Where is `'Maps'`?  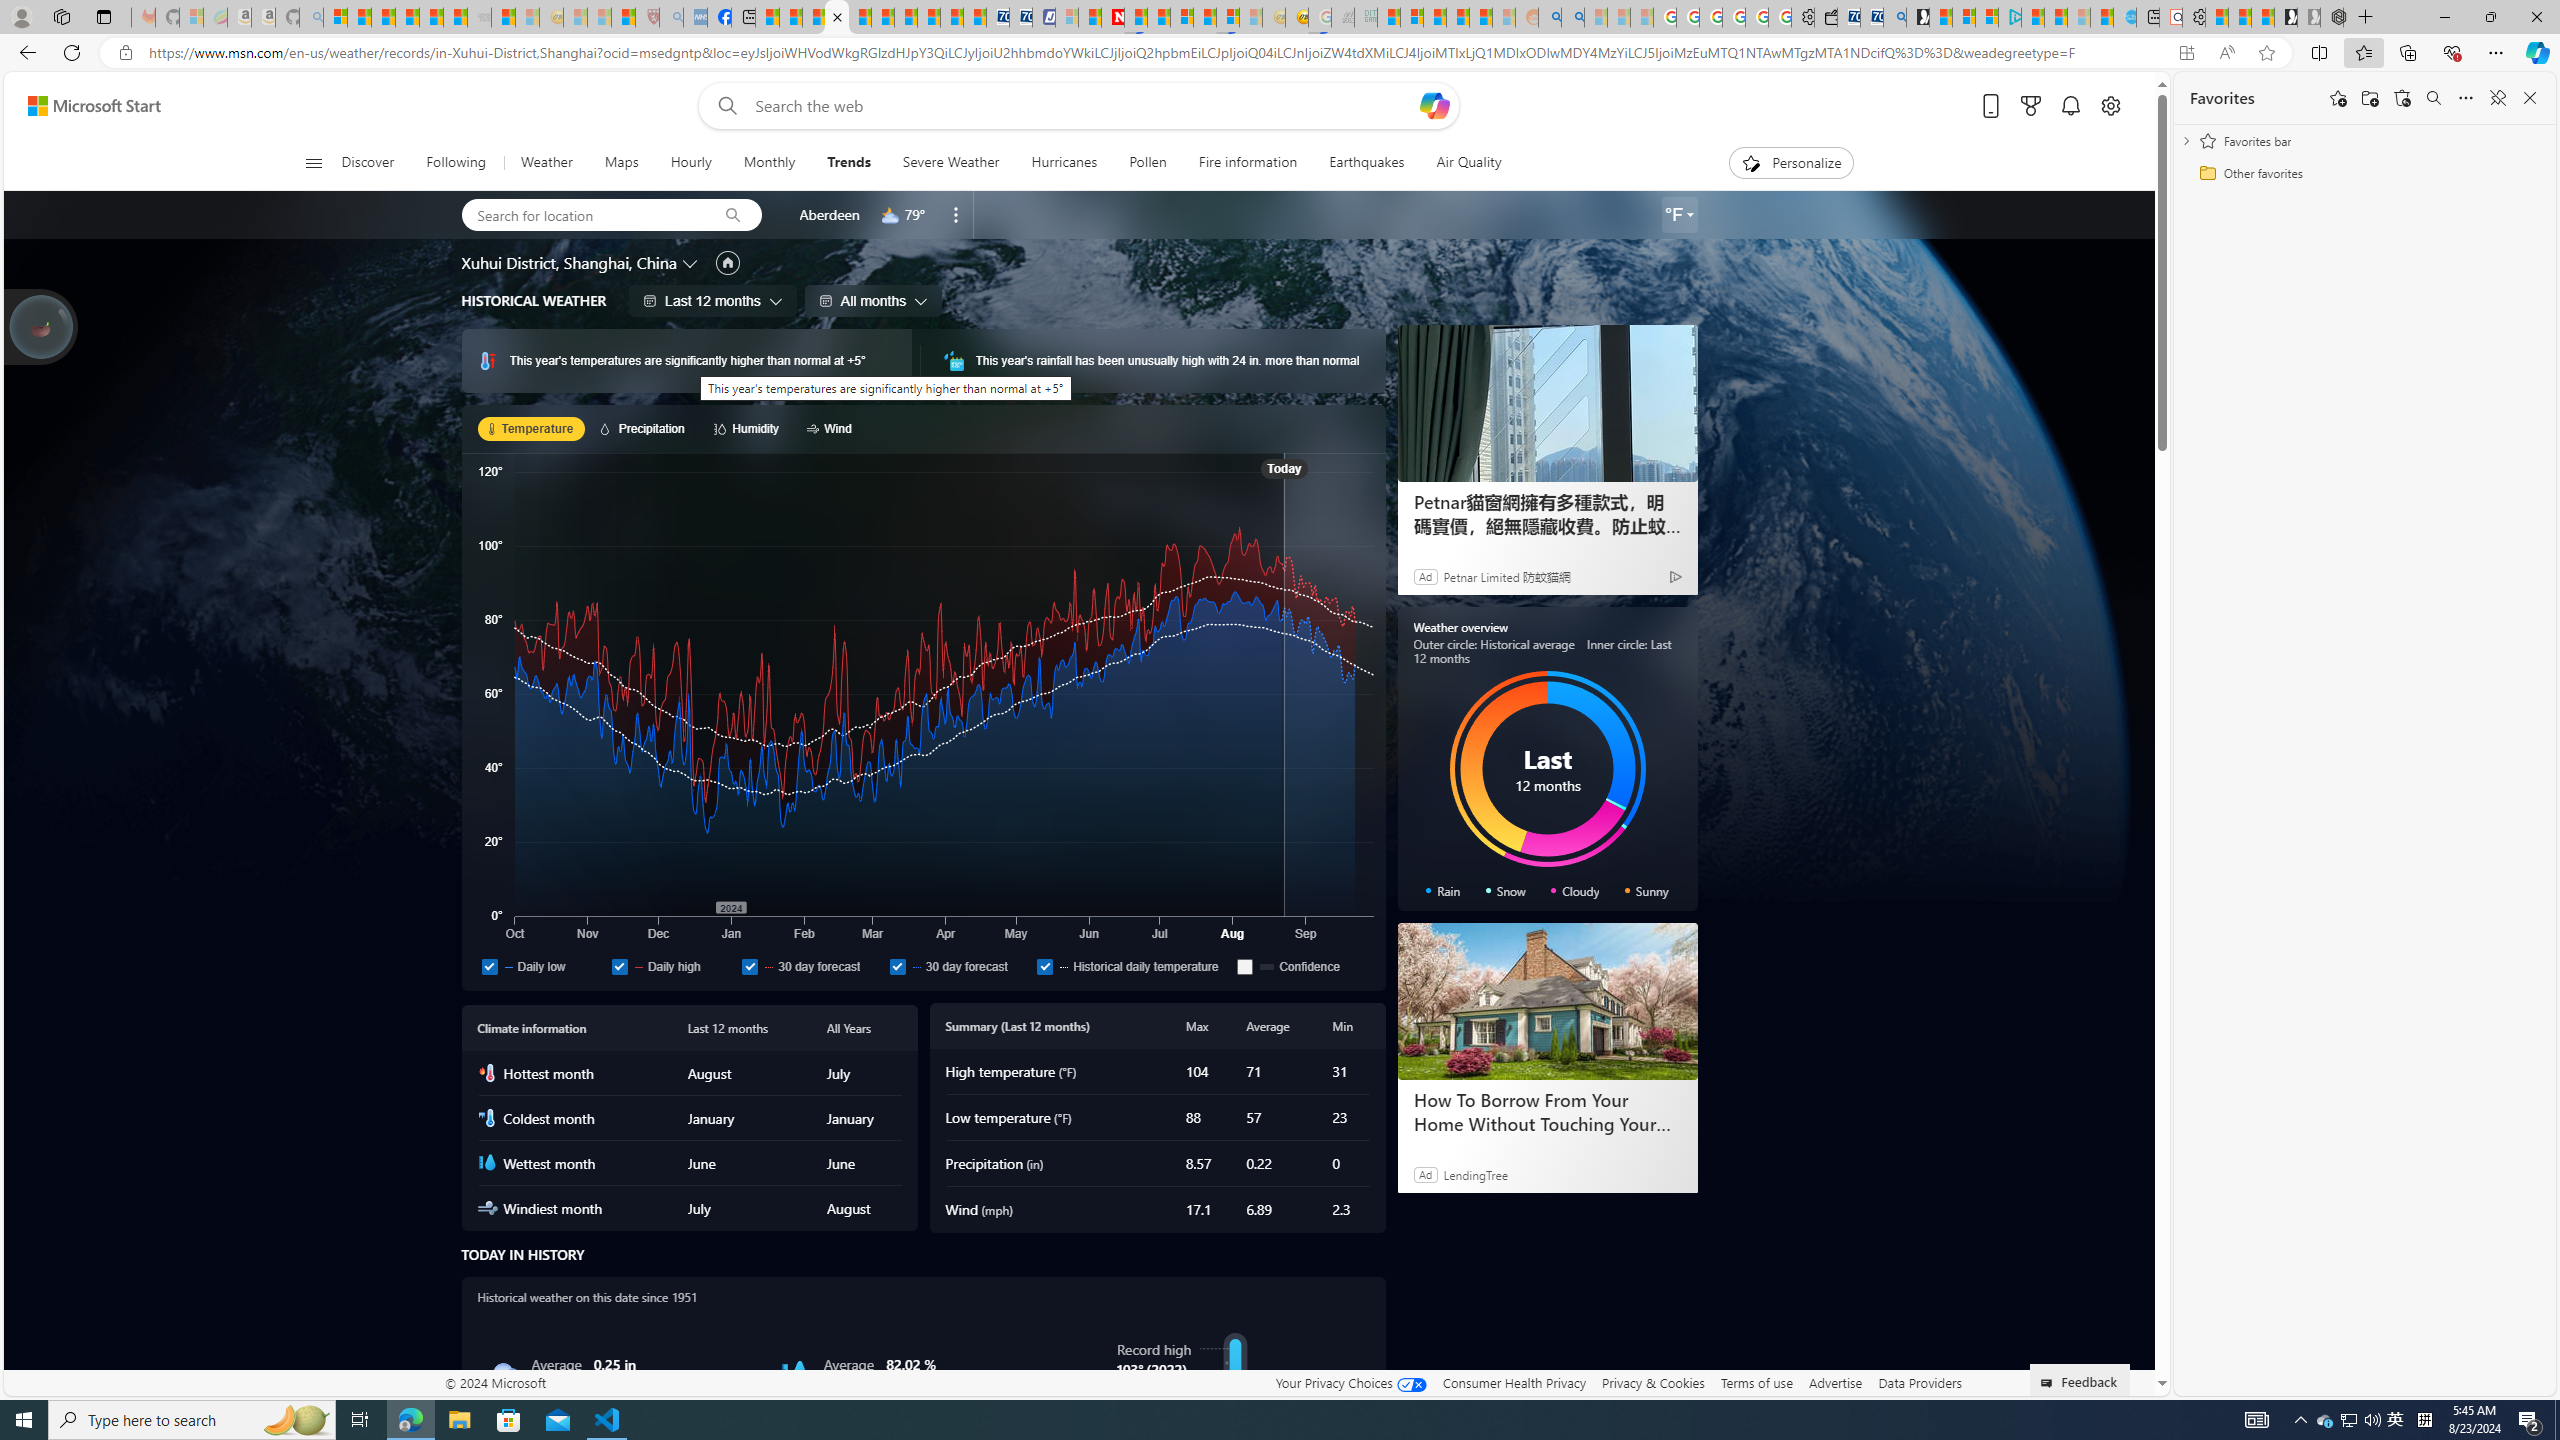
'Maps' is located at coordinates (621, 162).